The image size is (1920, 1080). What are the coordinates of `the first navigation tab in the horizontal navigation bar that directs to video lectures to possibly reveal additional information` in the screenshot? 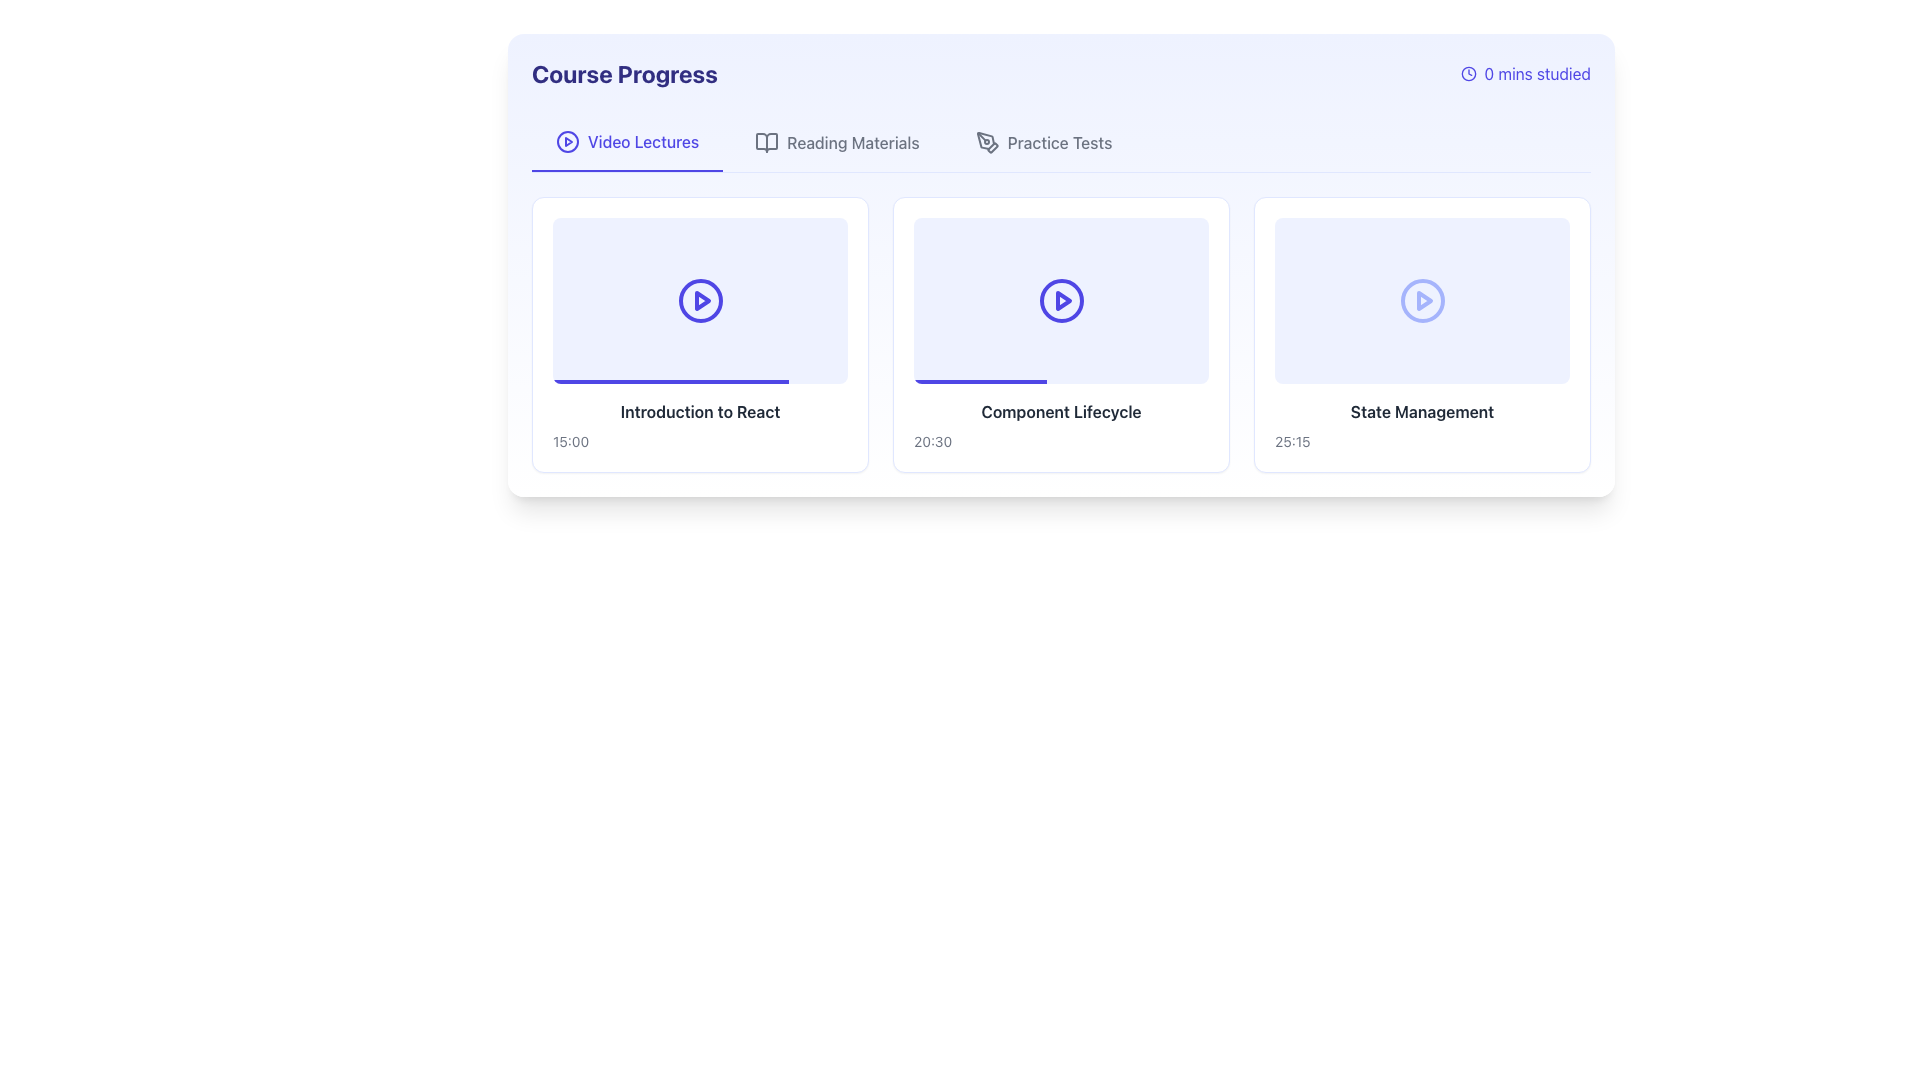 It's located at (626, 141).